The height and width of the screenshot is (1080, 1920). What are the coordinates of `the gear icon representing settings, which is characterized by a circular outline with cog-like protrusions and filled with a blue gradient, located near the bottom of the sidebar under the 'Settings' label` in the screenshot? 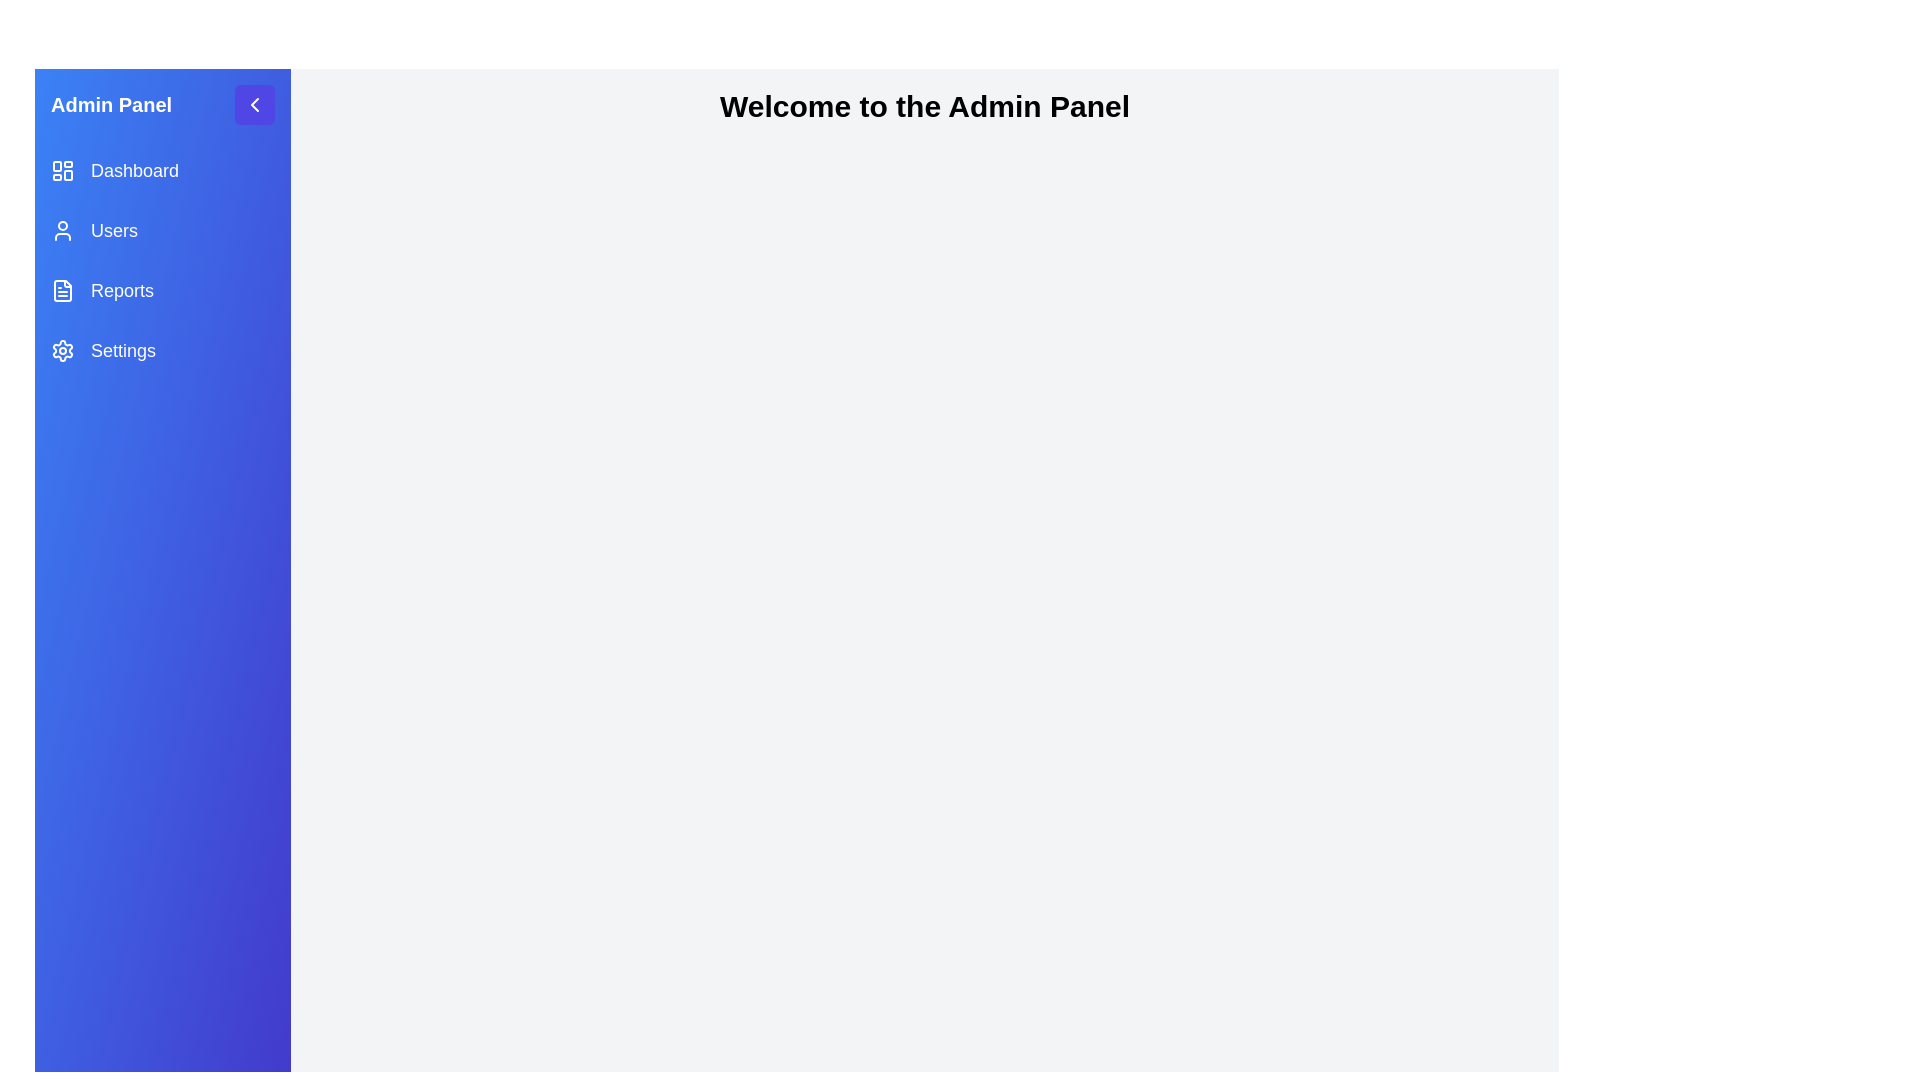 It's located at (62, 350).